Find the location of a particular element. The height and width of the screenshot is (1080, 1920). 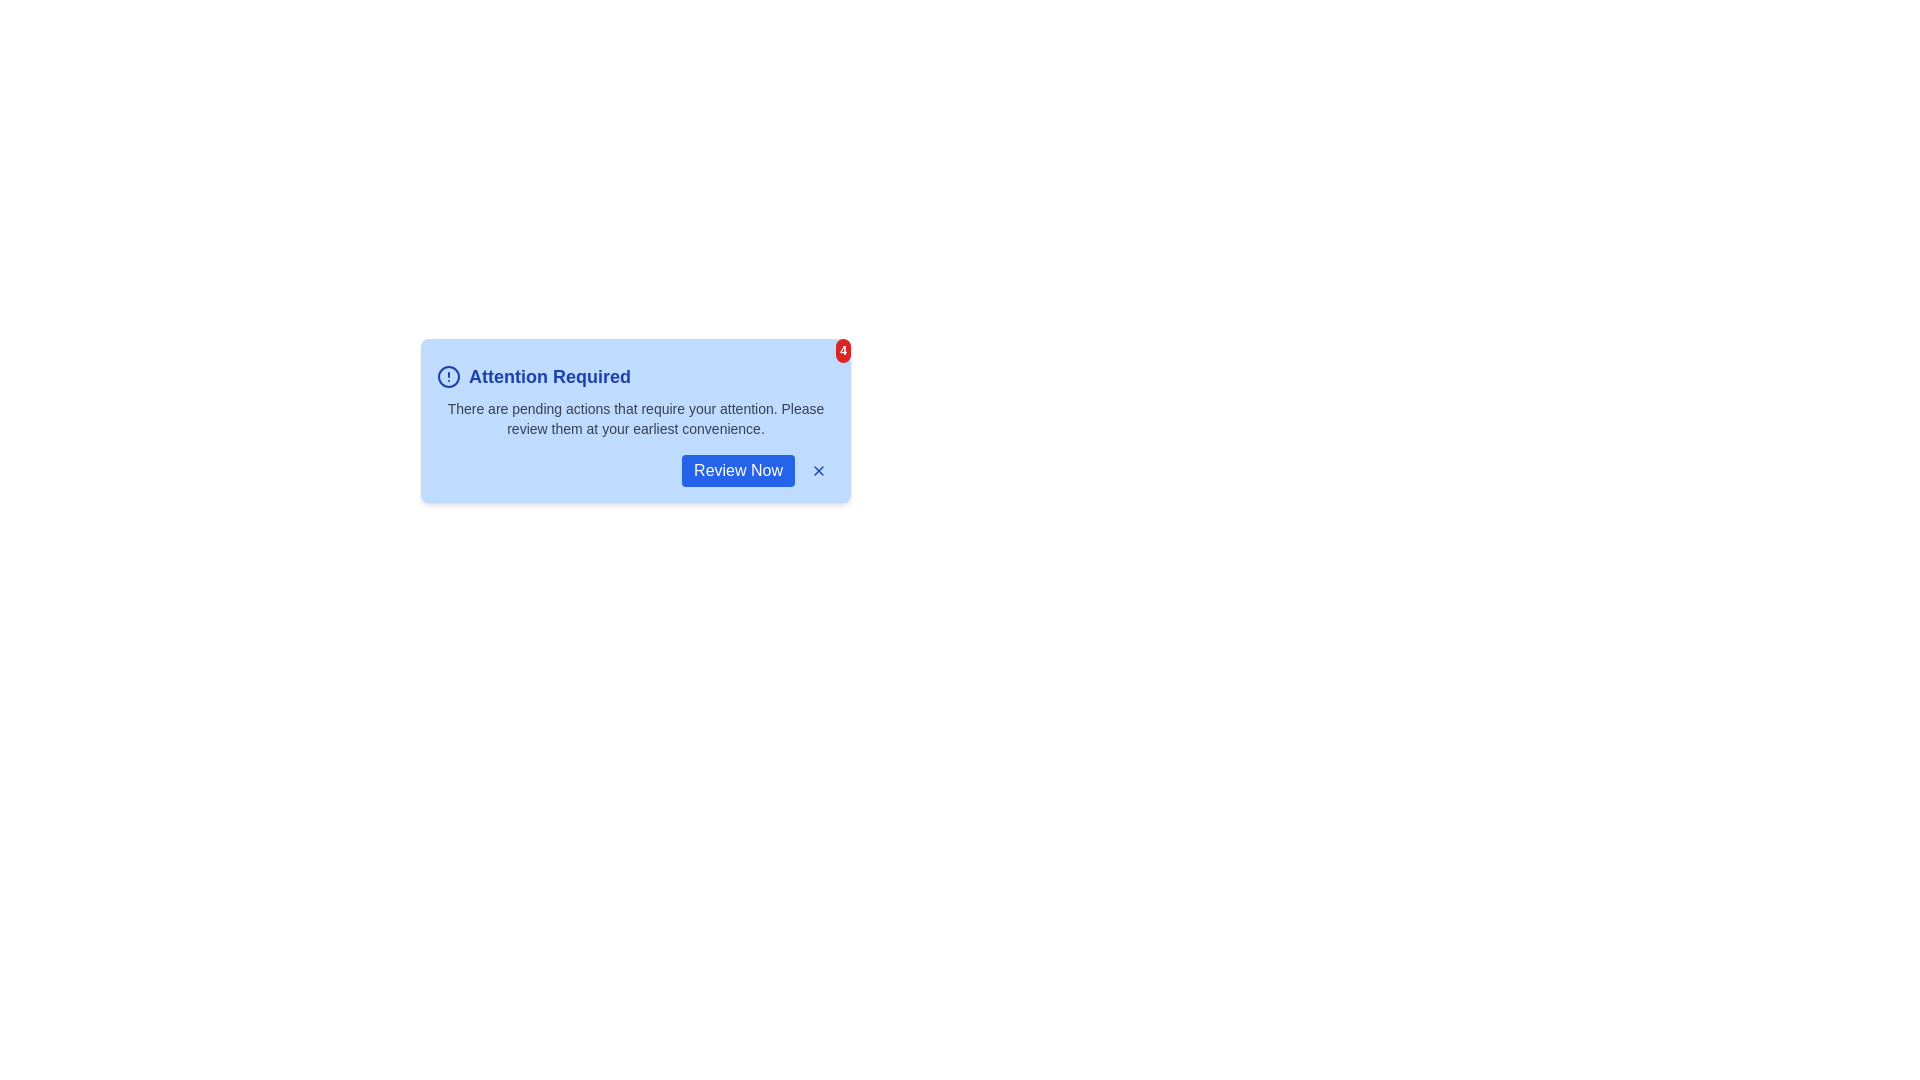

the dismiss or close button located to the right of the 'Review Now' blue button is located at coordinates (819, 470).